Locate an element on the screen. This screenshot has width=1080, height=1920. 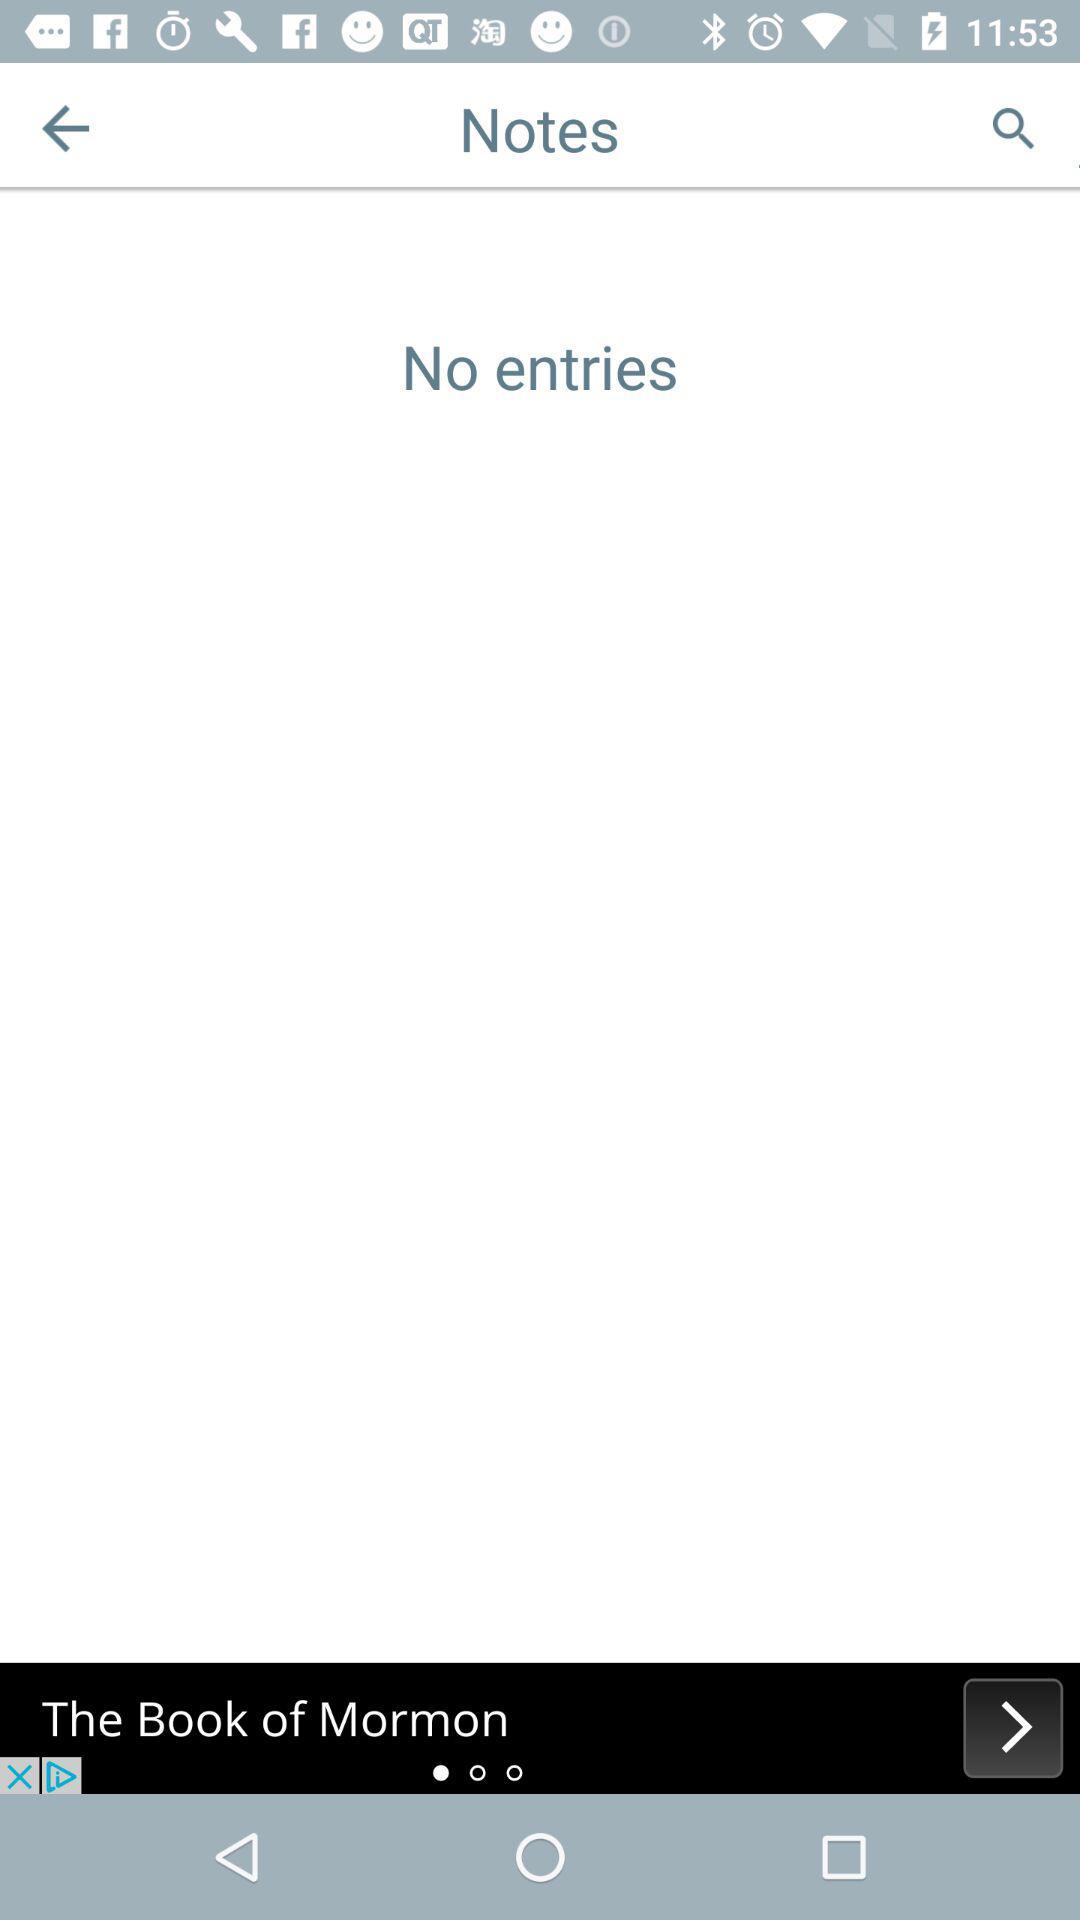
the search icon is located at coordinates (1013, 127).